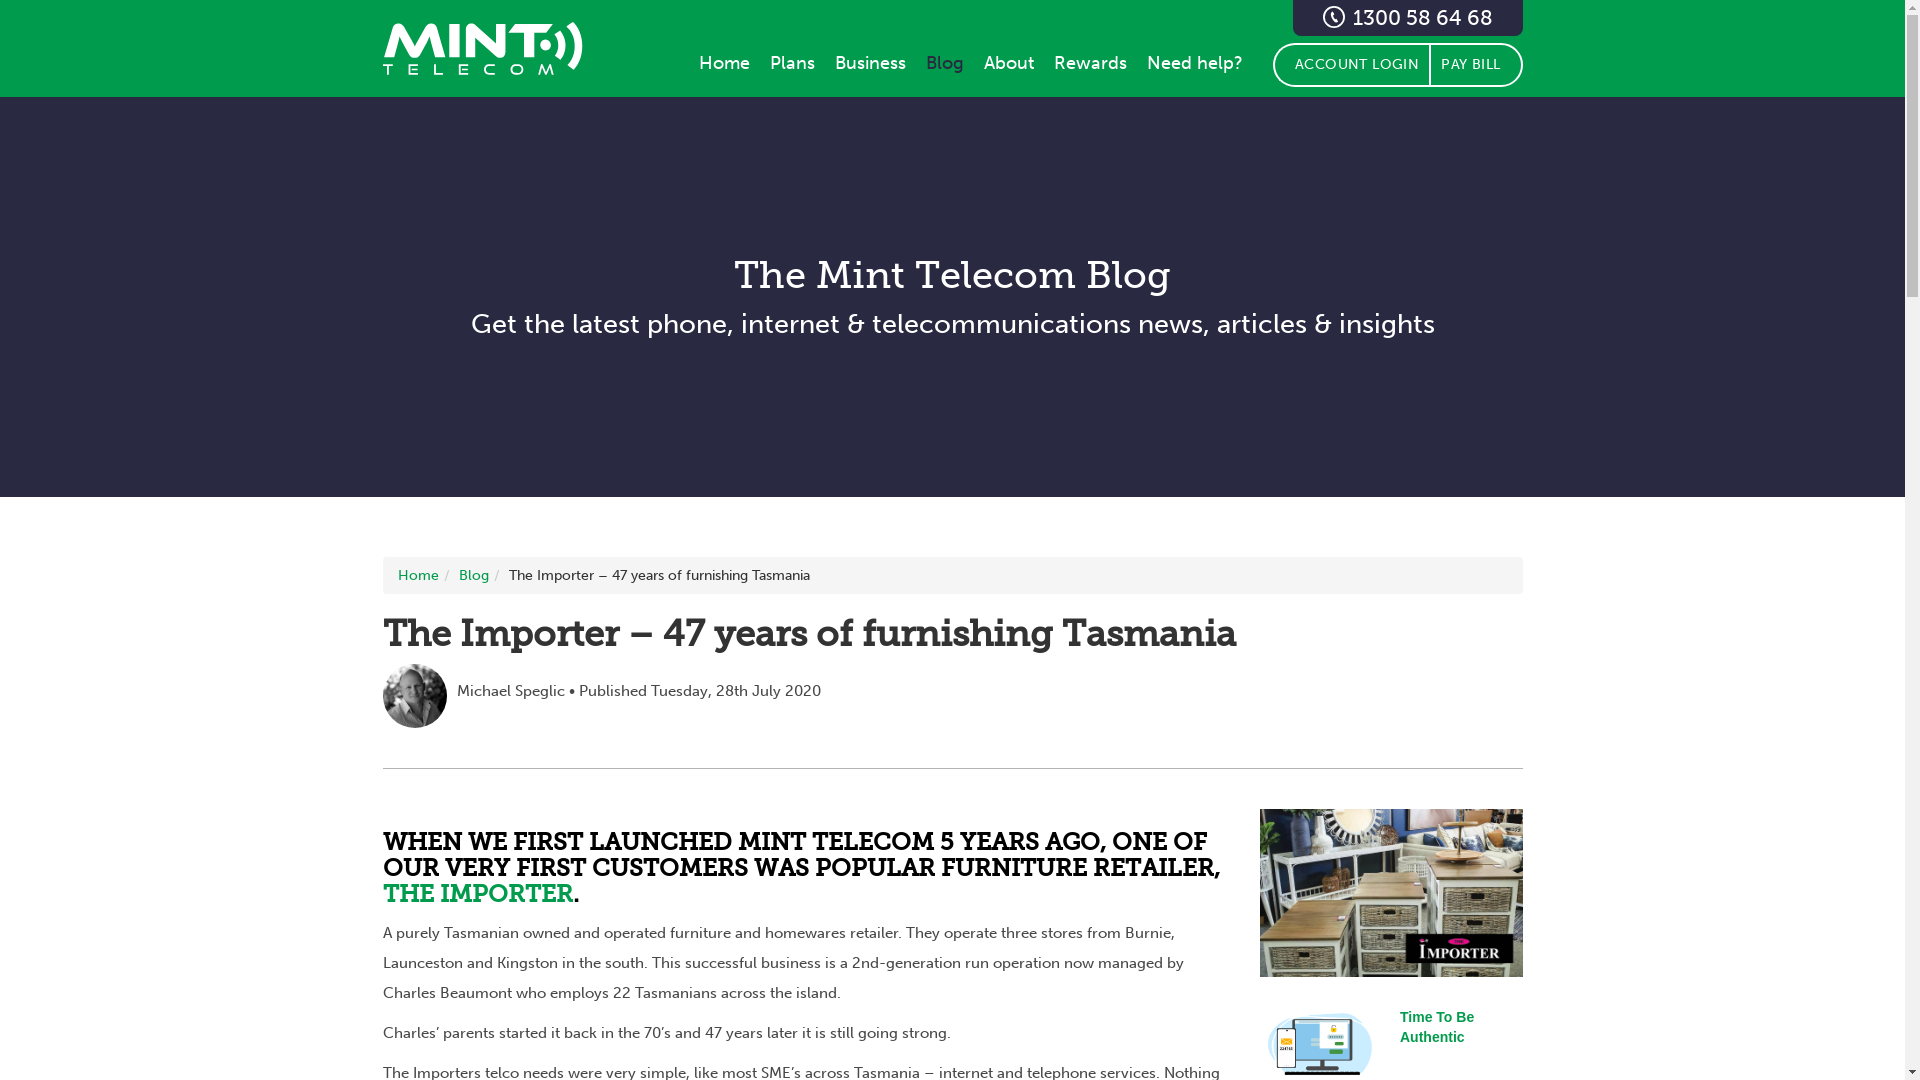 This screenshot has width=1920, height=1080. I want to click on 'Need help?', so click(1195, 61).